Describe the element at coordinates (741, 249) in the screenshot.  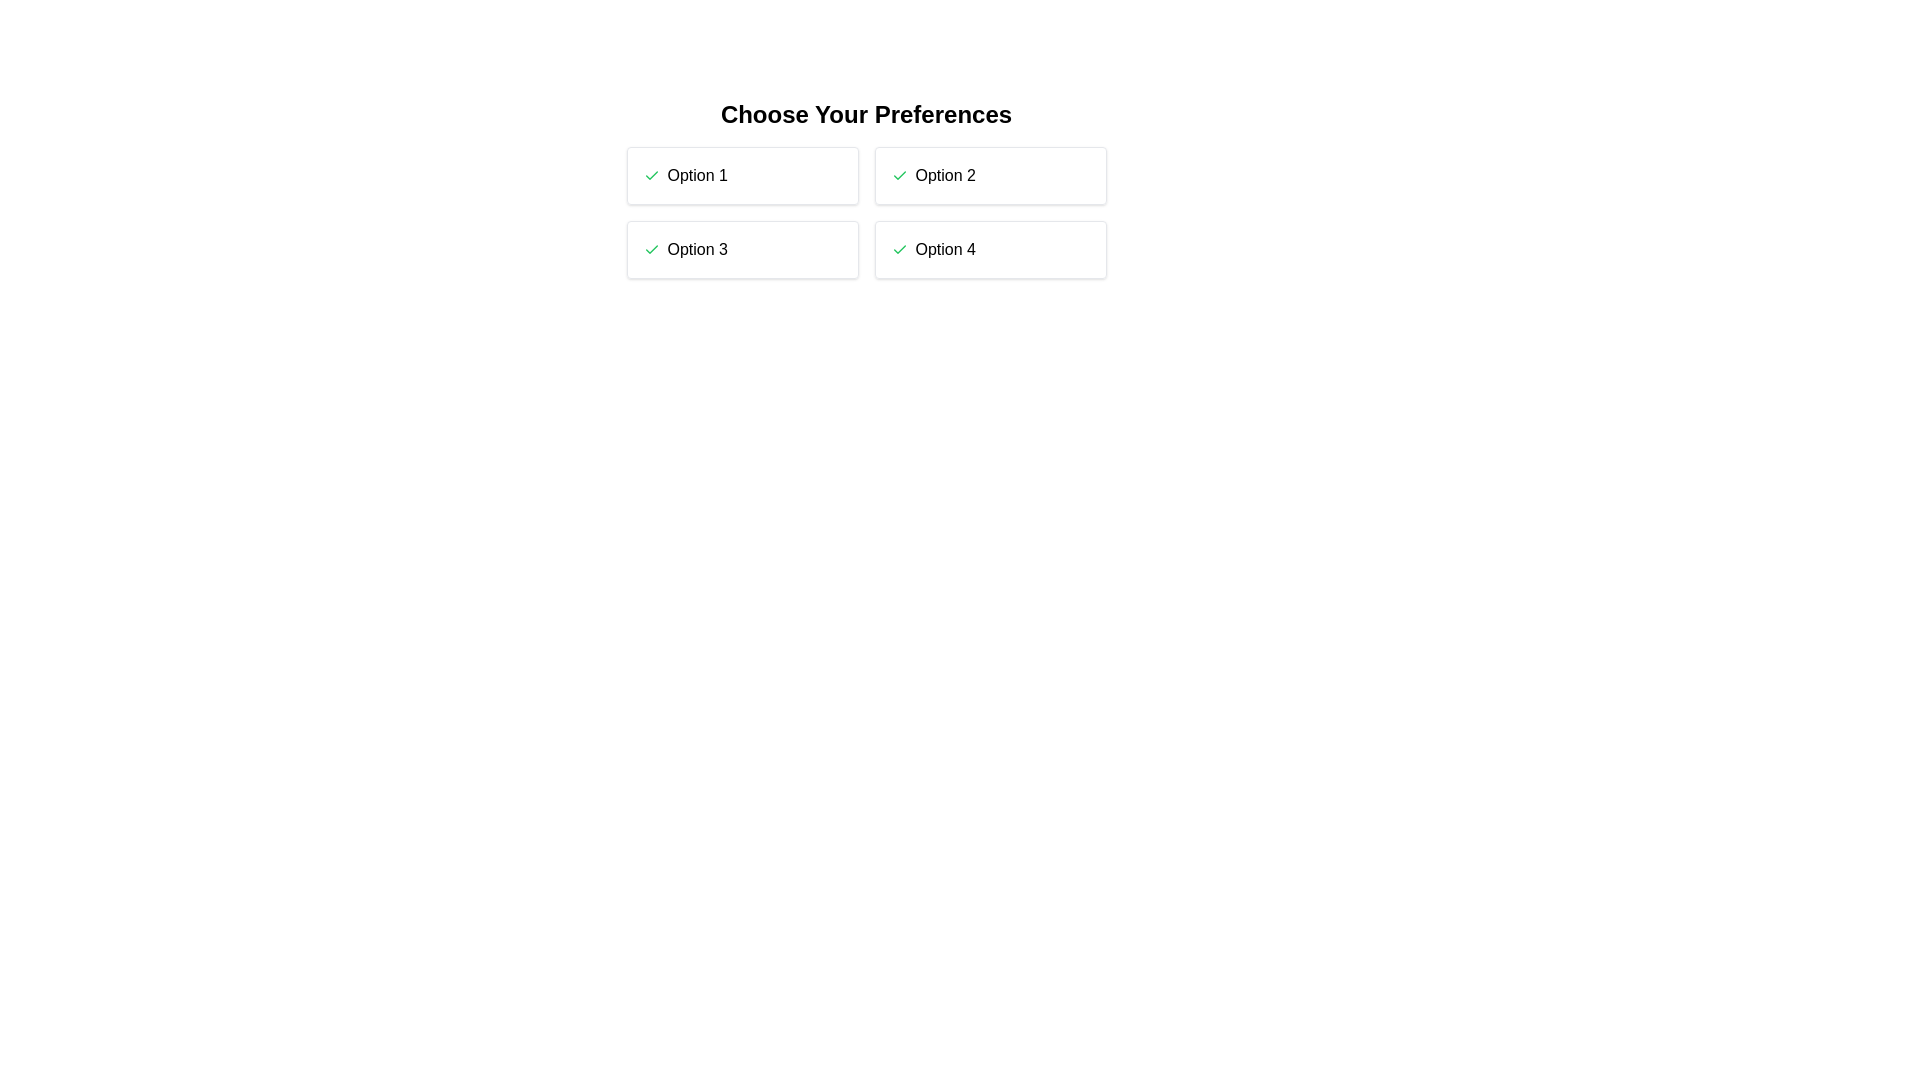
I see `the option 3 to observe the hover effect` at that location.